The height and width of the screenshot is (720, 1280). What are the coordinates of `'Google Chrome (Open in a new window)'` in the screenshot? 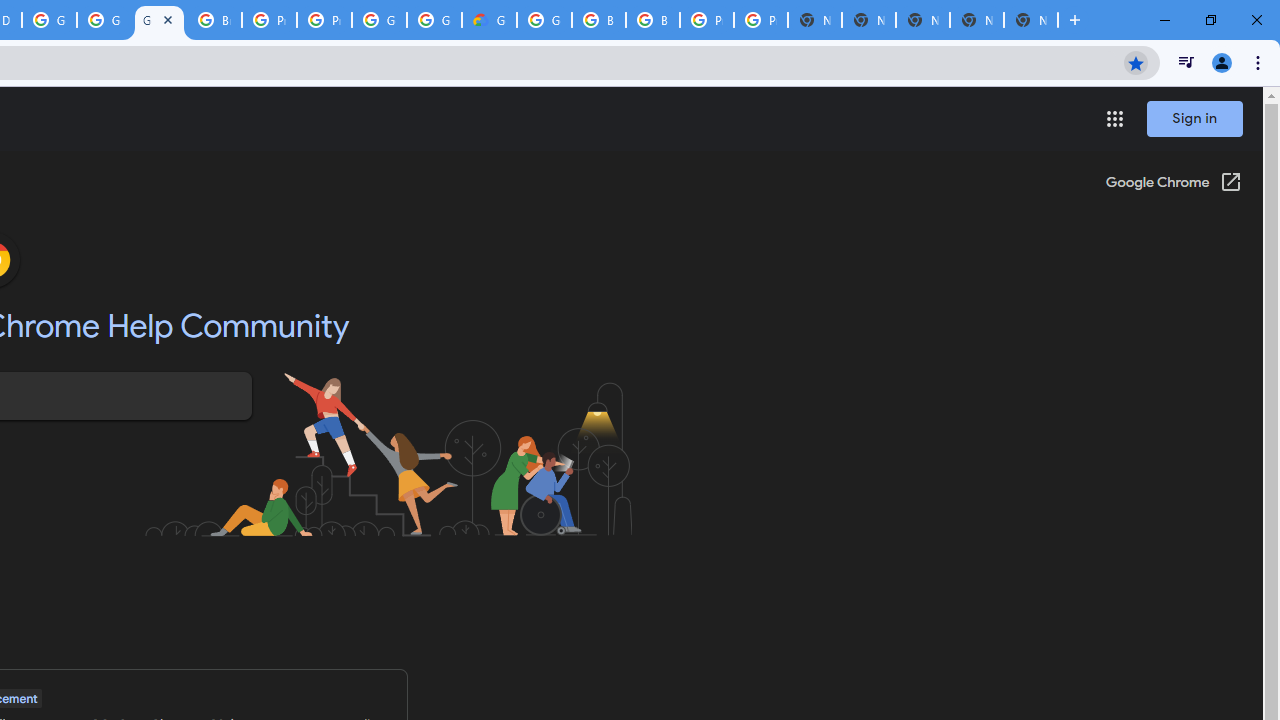 It's located at (1173, 183).